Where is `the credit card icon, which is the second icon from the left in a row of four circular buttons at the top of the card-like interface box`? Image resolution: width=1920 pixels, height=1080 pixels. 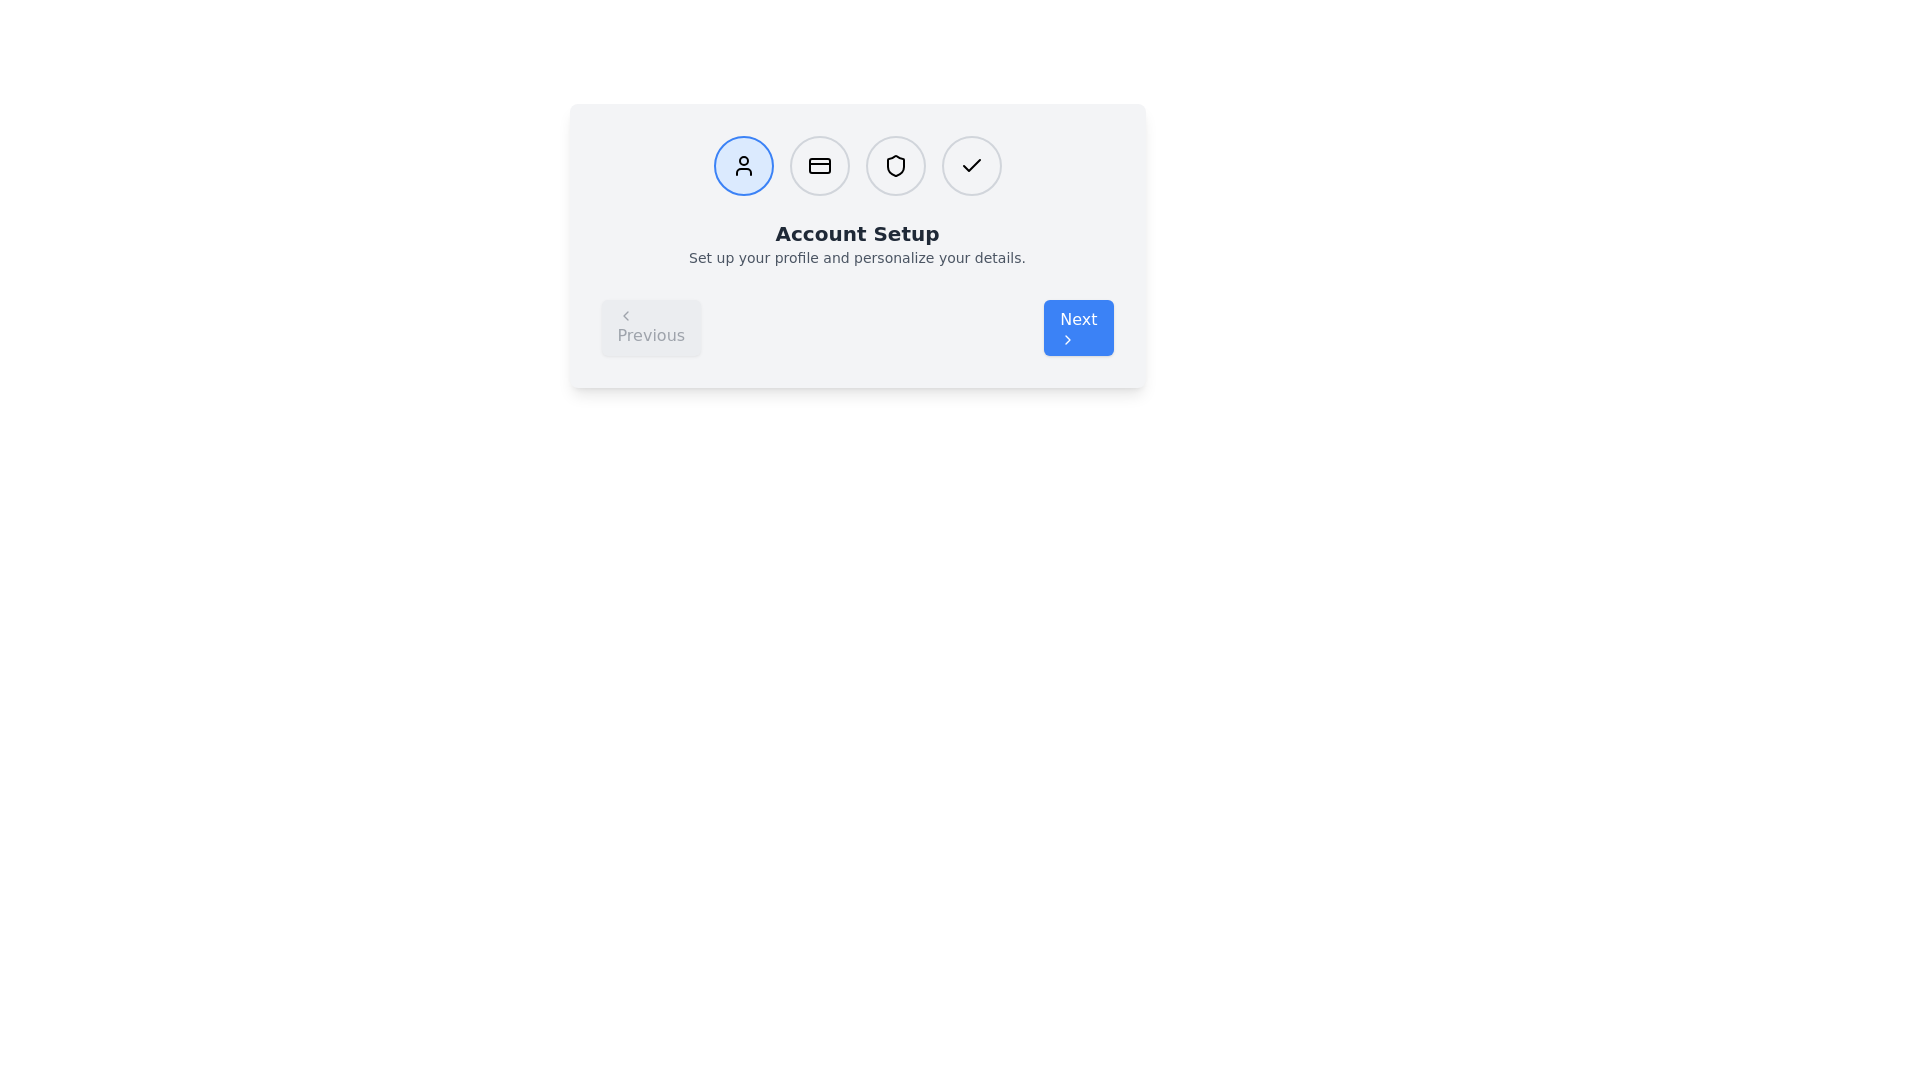
the credit card icon, which is the second icon from the left in a row of four circular buttons at the top of the card-like interface box is located at coordinates (819, 164).